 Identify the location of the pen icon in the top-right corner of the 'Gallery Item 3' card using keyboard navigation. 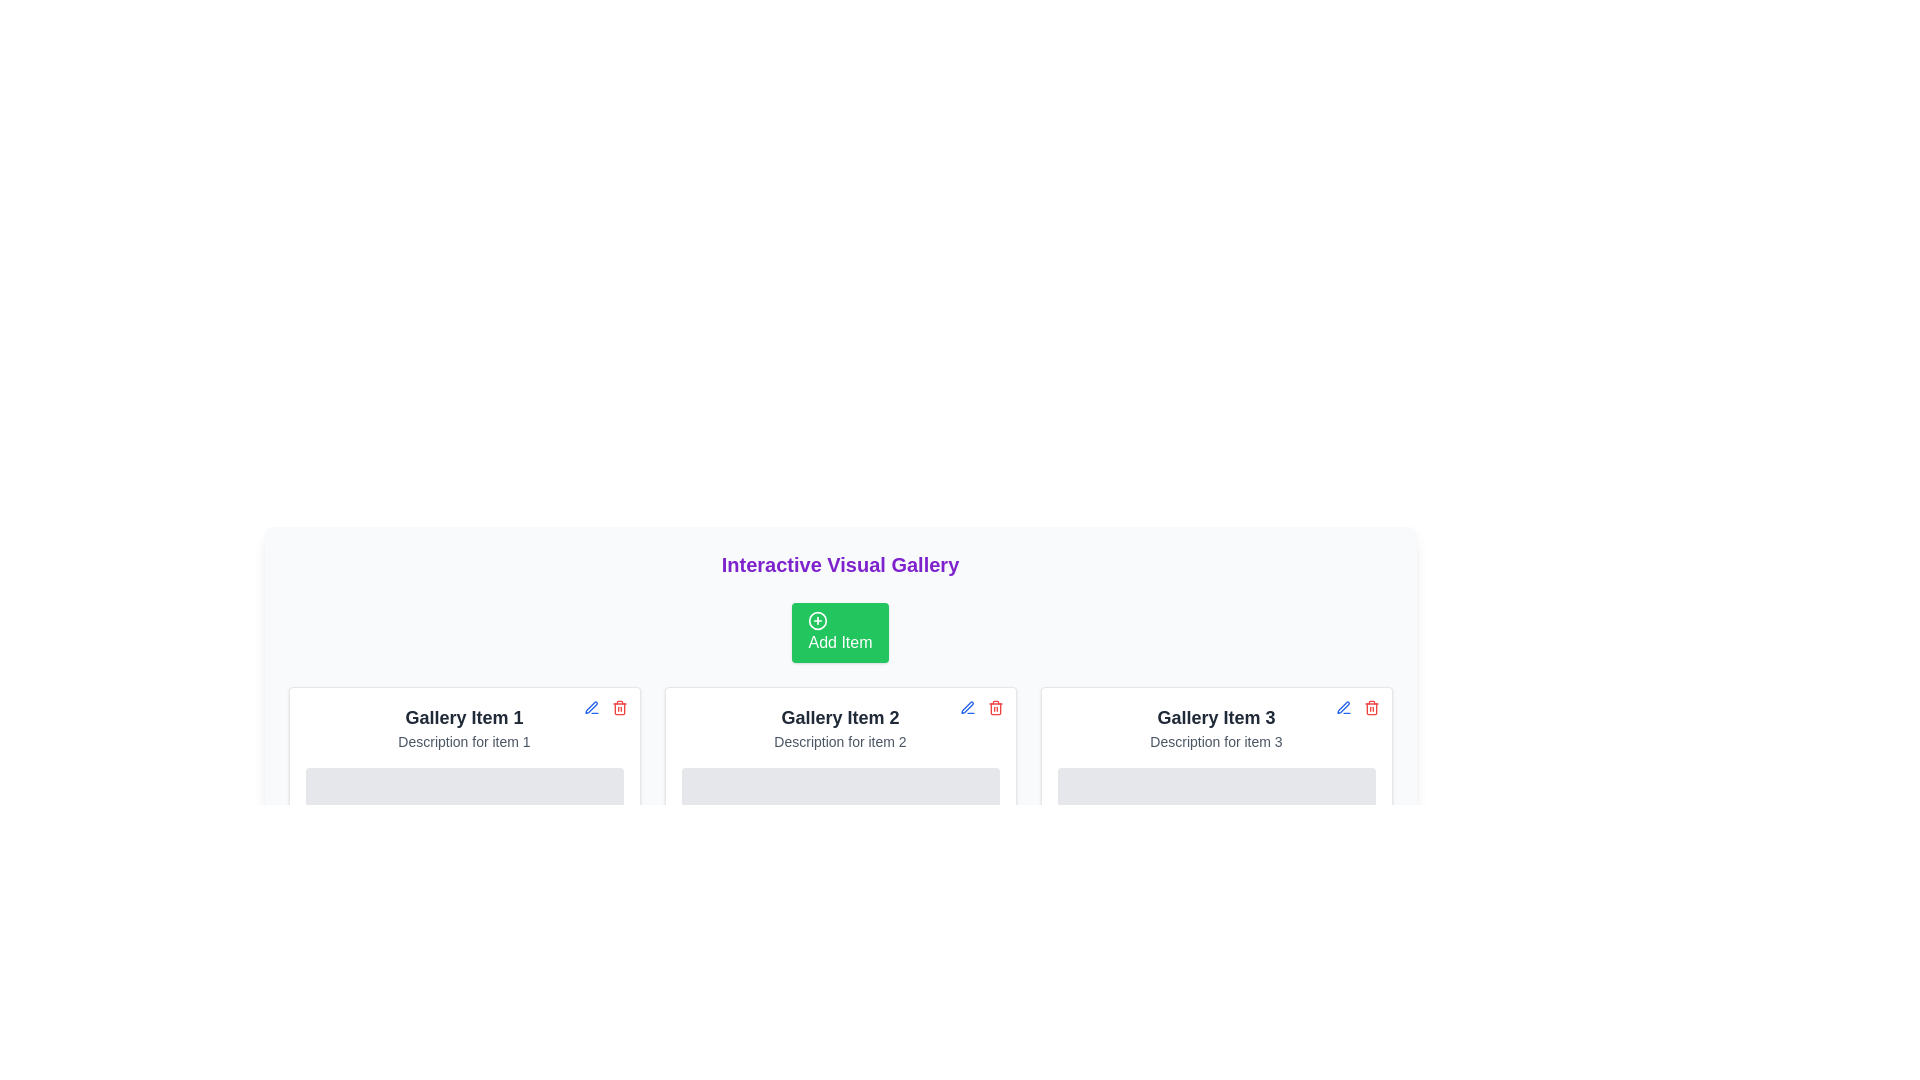
(1343, 707).